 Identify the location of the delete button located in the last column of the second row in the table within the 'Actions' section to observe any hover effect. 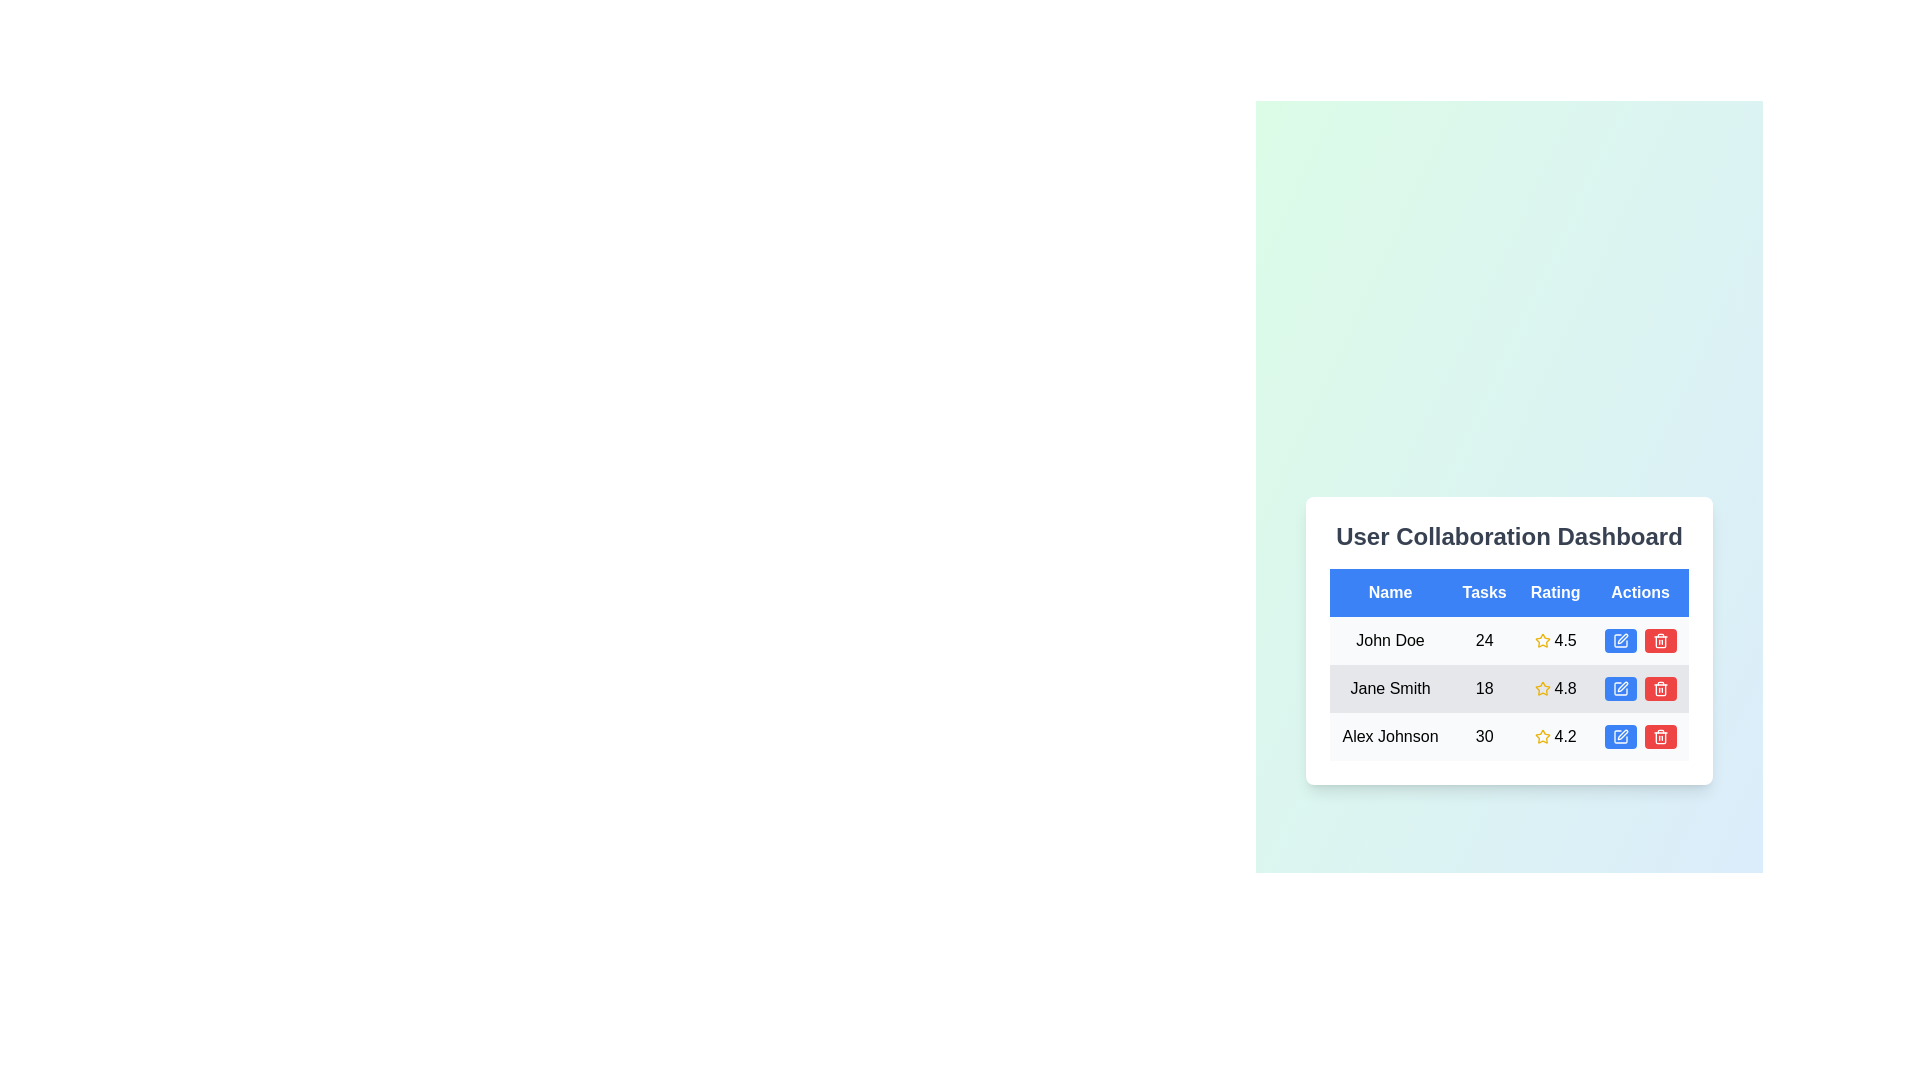
(1660, 688).